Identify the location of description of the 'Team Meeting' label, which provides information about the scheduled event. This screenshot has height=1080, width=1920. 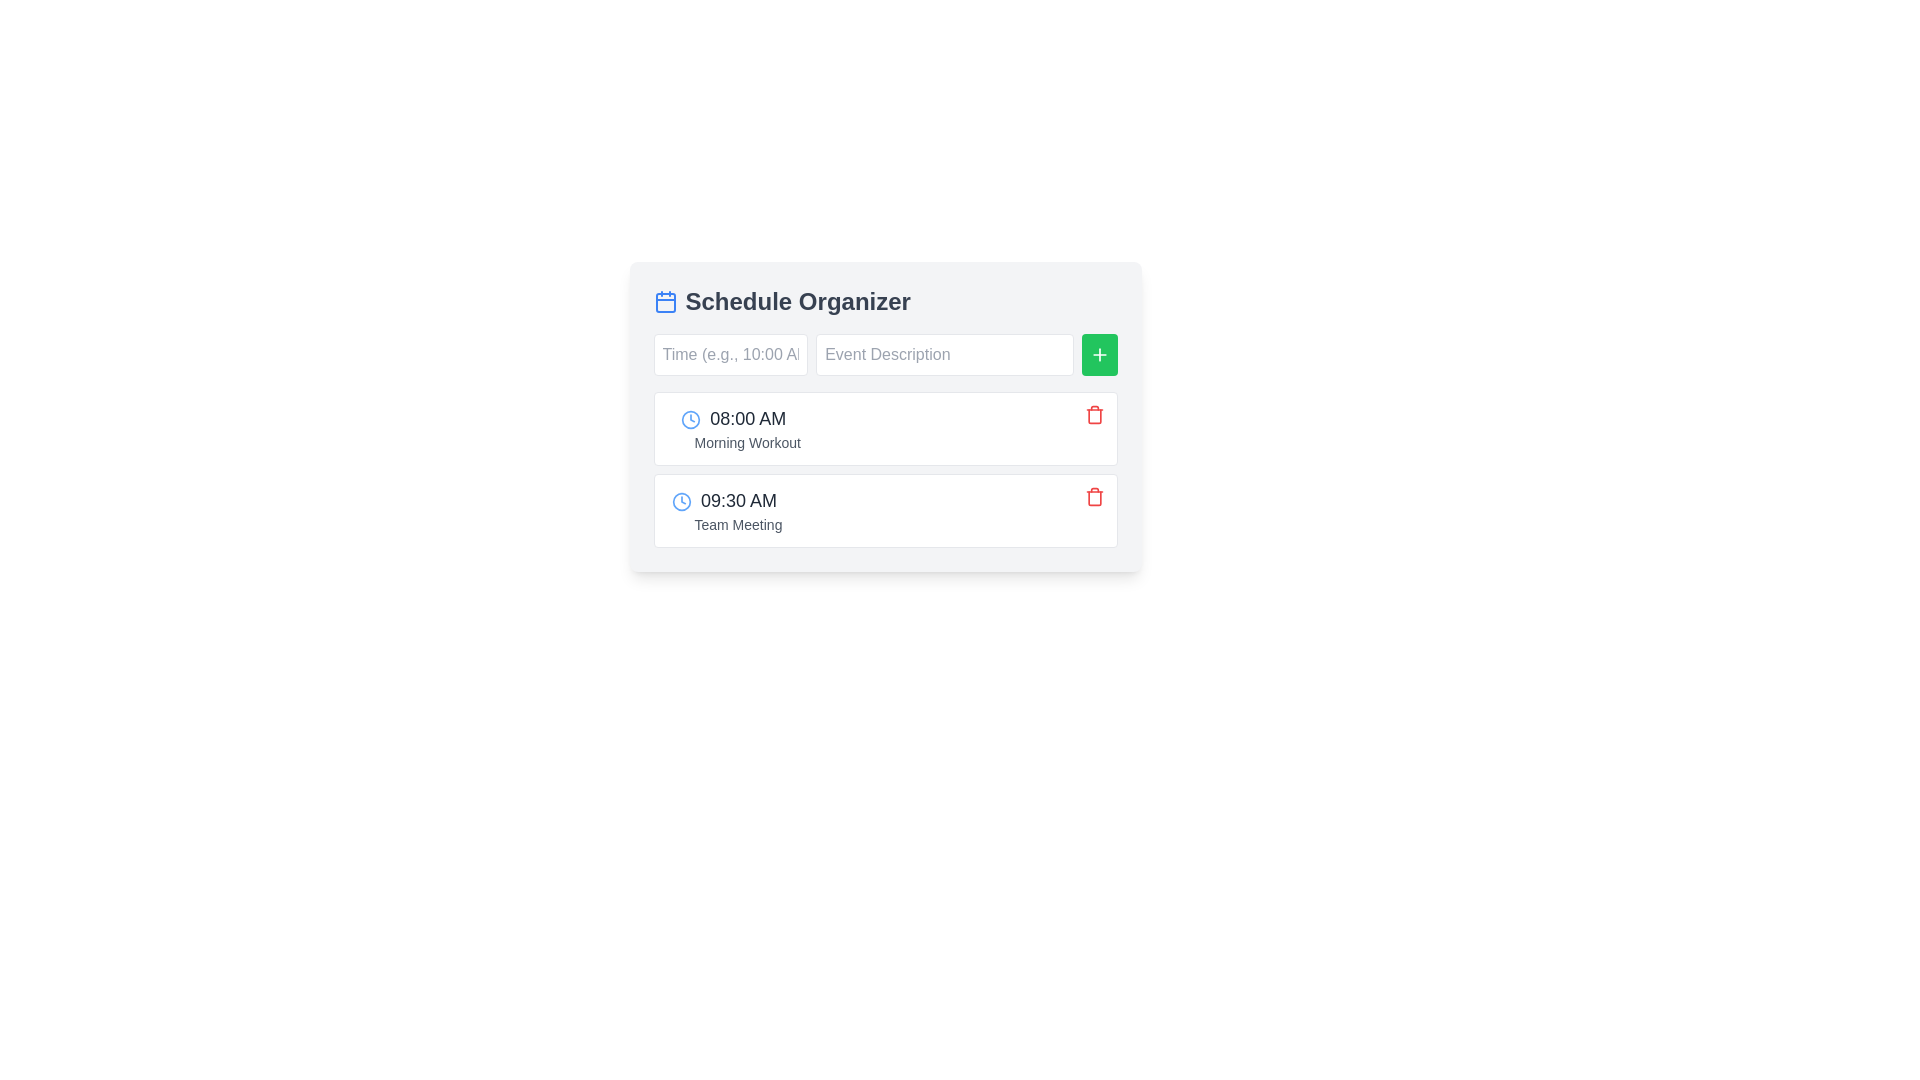
(737, 523).